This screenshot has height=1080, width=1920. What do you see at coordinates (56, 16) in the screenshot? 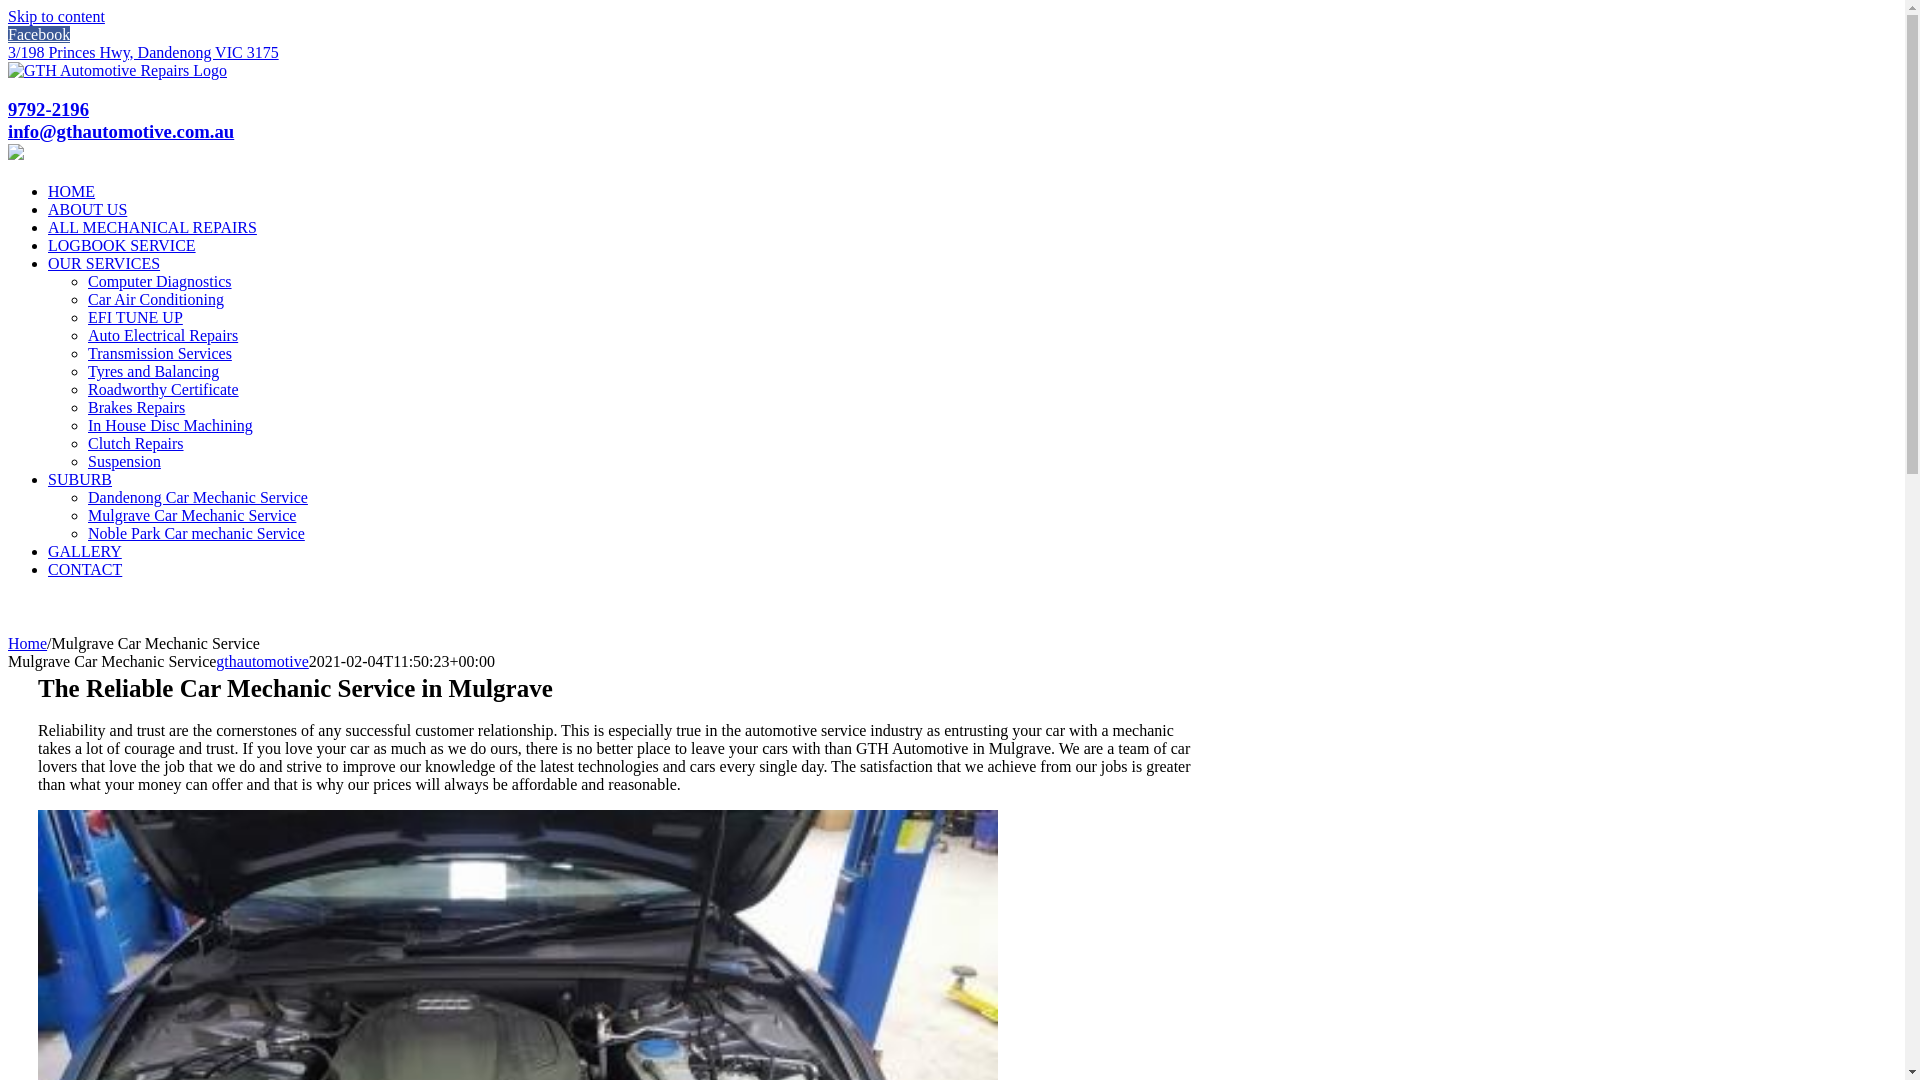
I see `'Skip to content'` at bounding box center [56, 16].